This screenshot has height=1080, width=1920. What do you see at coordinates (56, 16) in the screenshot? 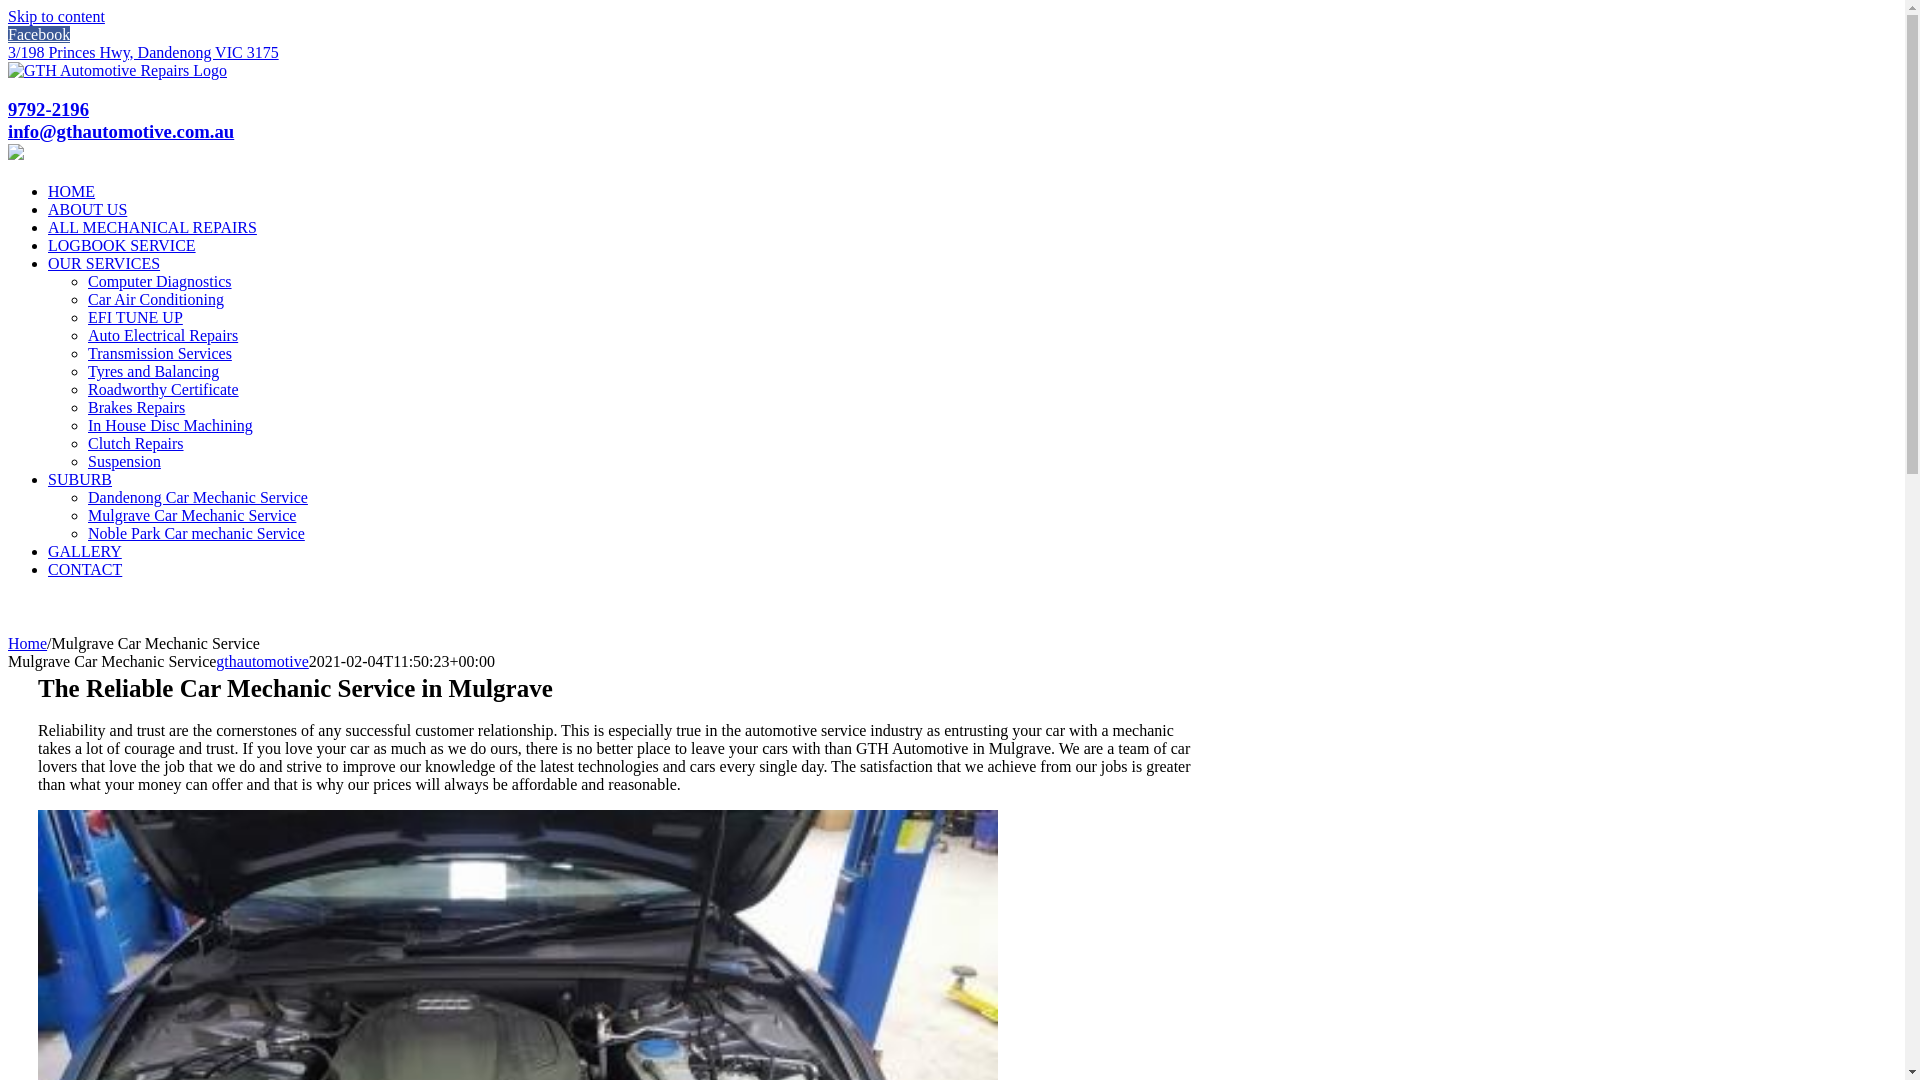
I see `'Skip to content'` at bounding box center [56, 16].